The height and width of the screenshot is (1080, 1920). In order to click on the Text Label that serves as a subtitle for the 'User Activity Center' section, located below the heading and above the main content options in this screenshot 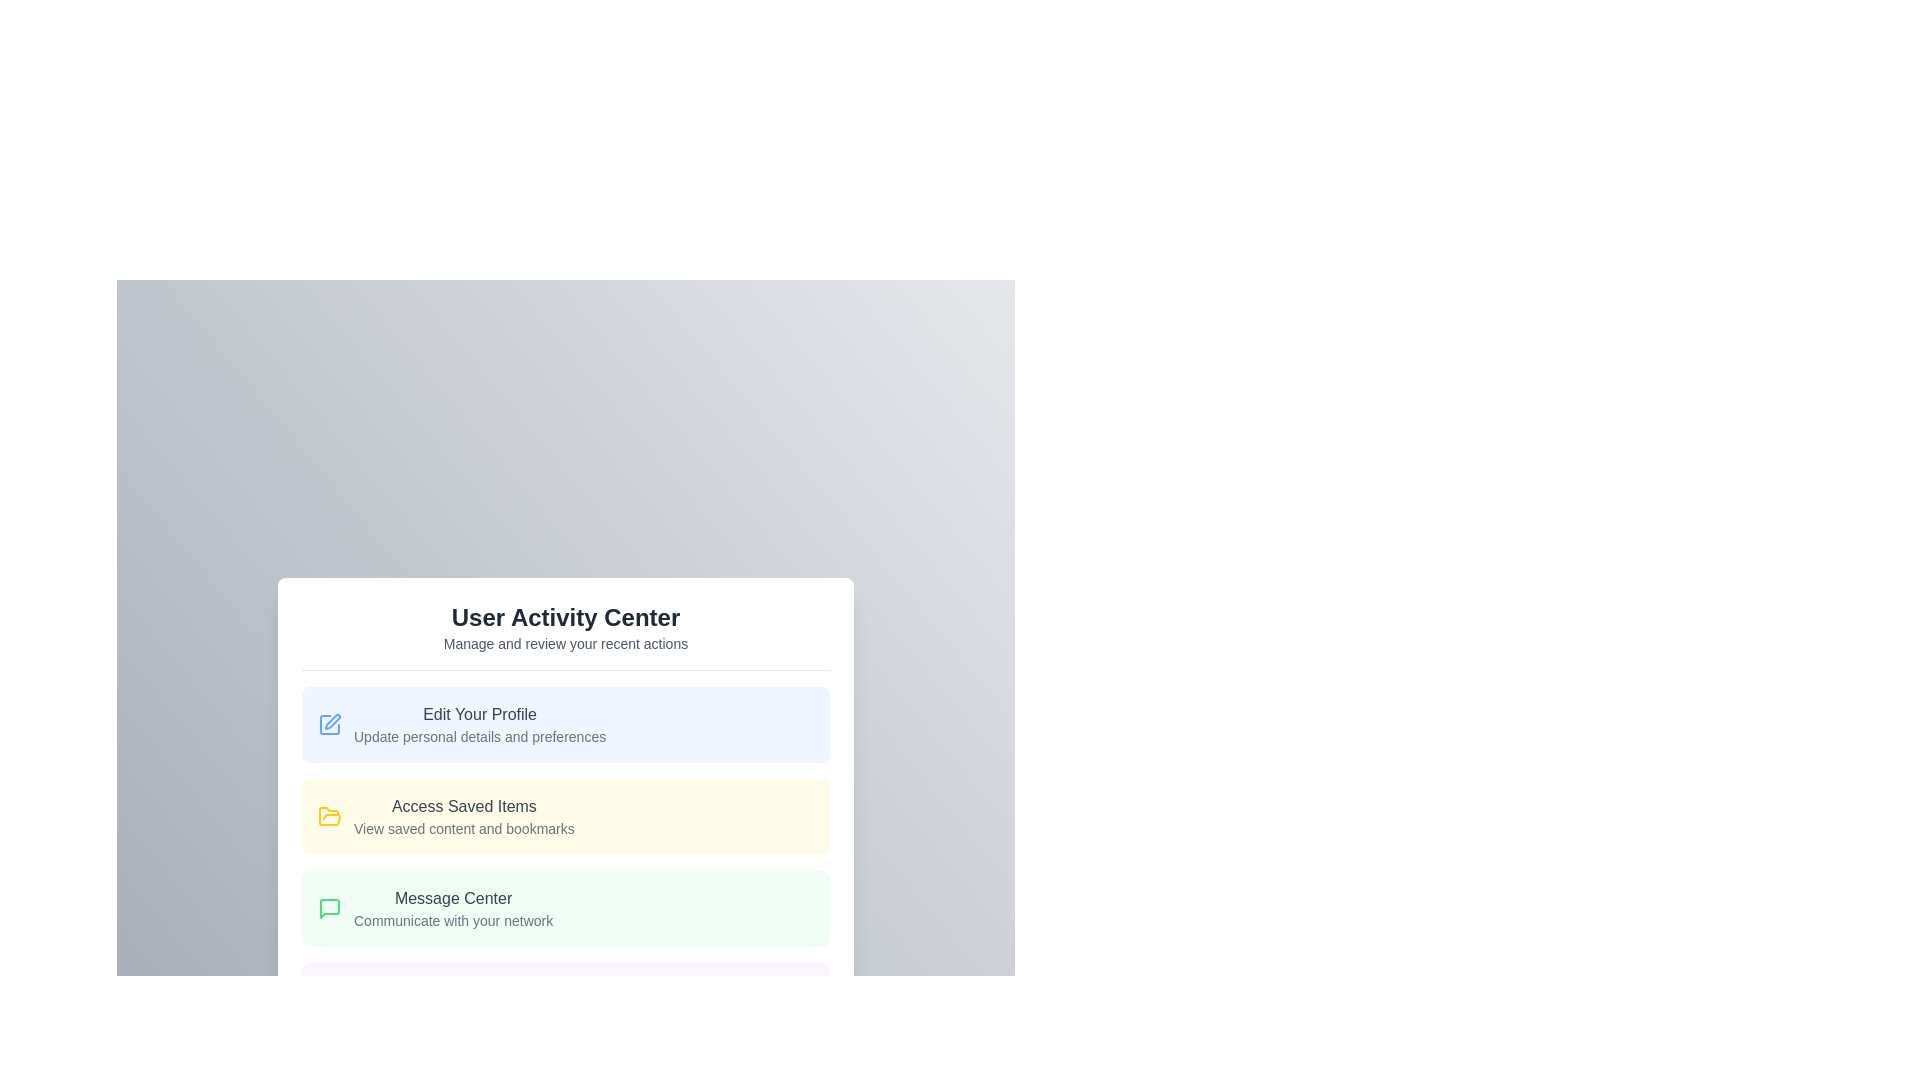, I will do `click(565, 643)`.